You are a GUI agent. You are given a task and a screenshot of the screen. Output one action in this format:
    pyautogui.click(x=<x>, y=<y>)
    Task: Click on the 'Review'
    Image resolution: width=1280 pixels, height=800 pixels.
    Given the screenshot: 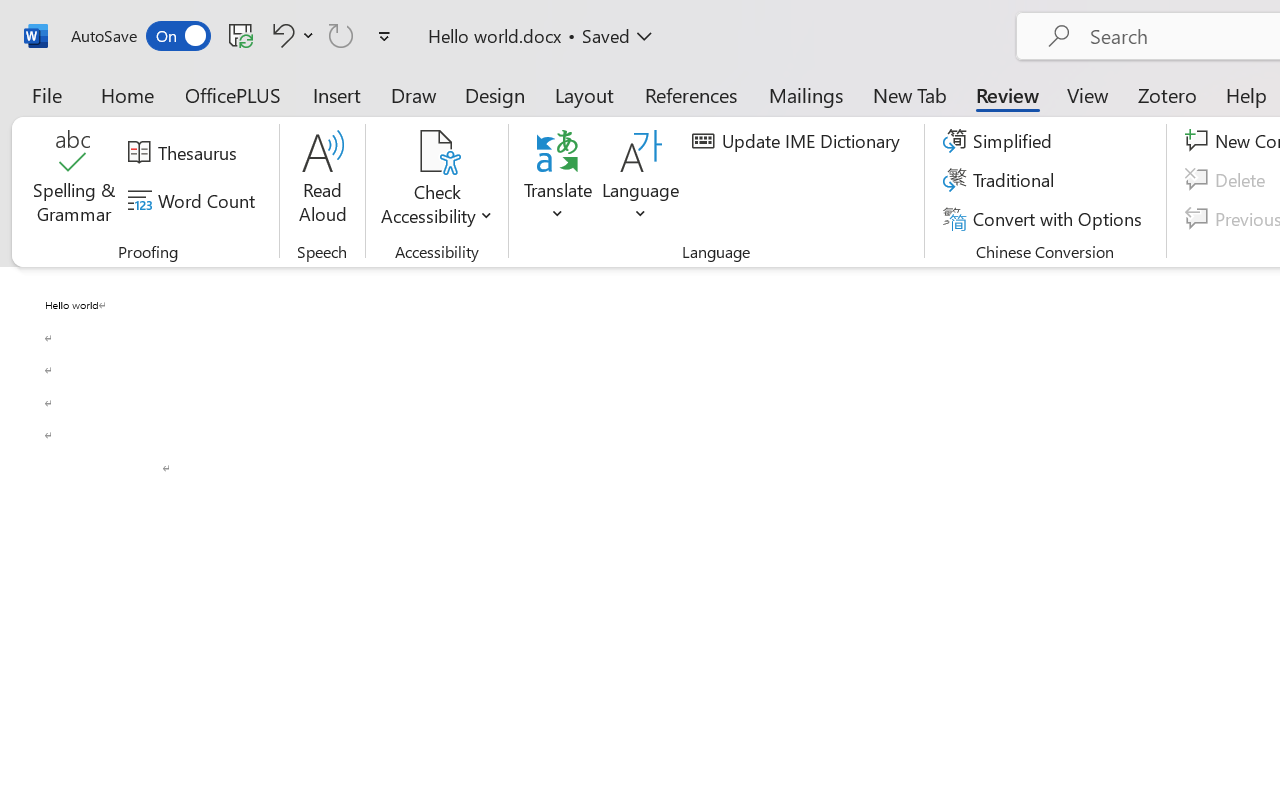 What is the action you would take?
    pyautogui.click(x=1007, y=94)
    